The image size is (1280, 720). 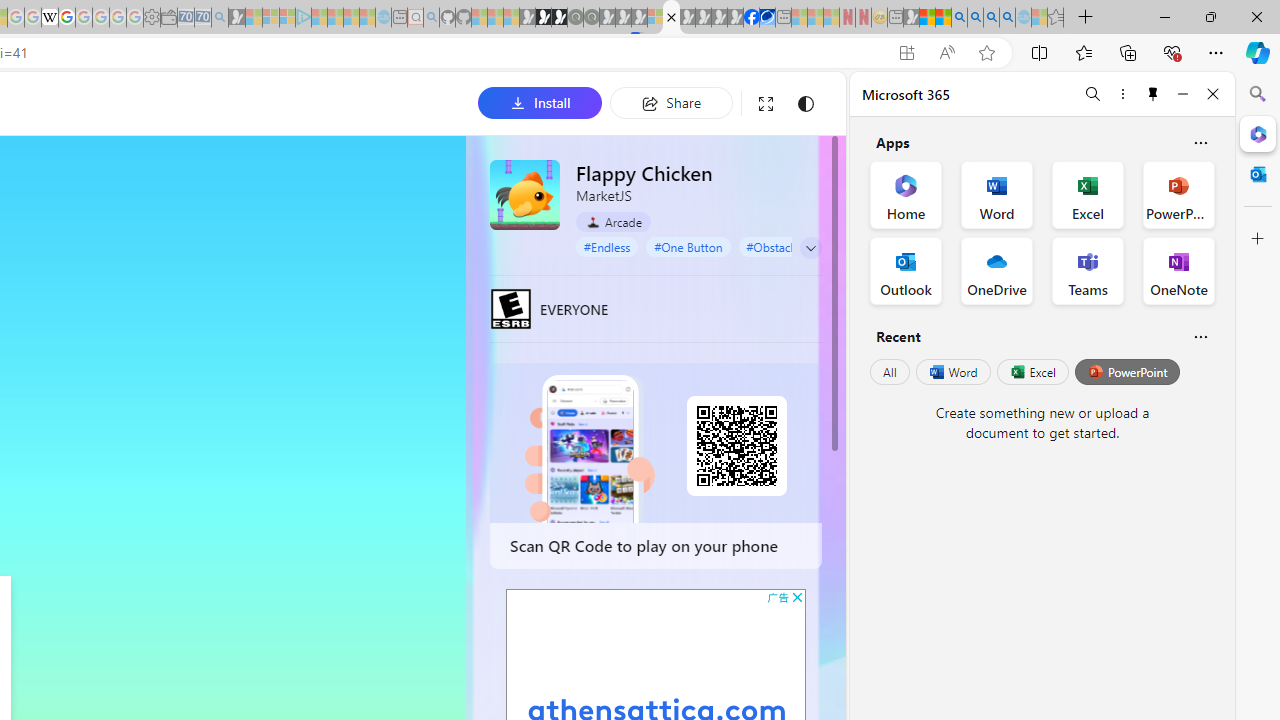 What do you see at coordinates (612, 221) in the screenshot?
I see `'Arcade'` at bounding box center [612, 221].